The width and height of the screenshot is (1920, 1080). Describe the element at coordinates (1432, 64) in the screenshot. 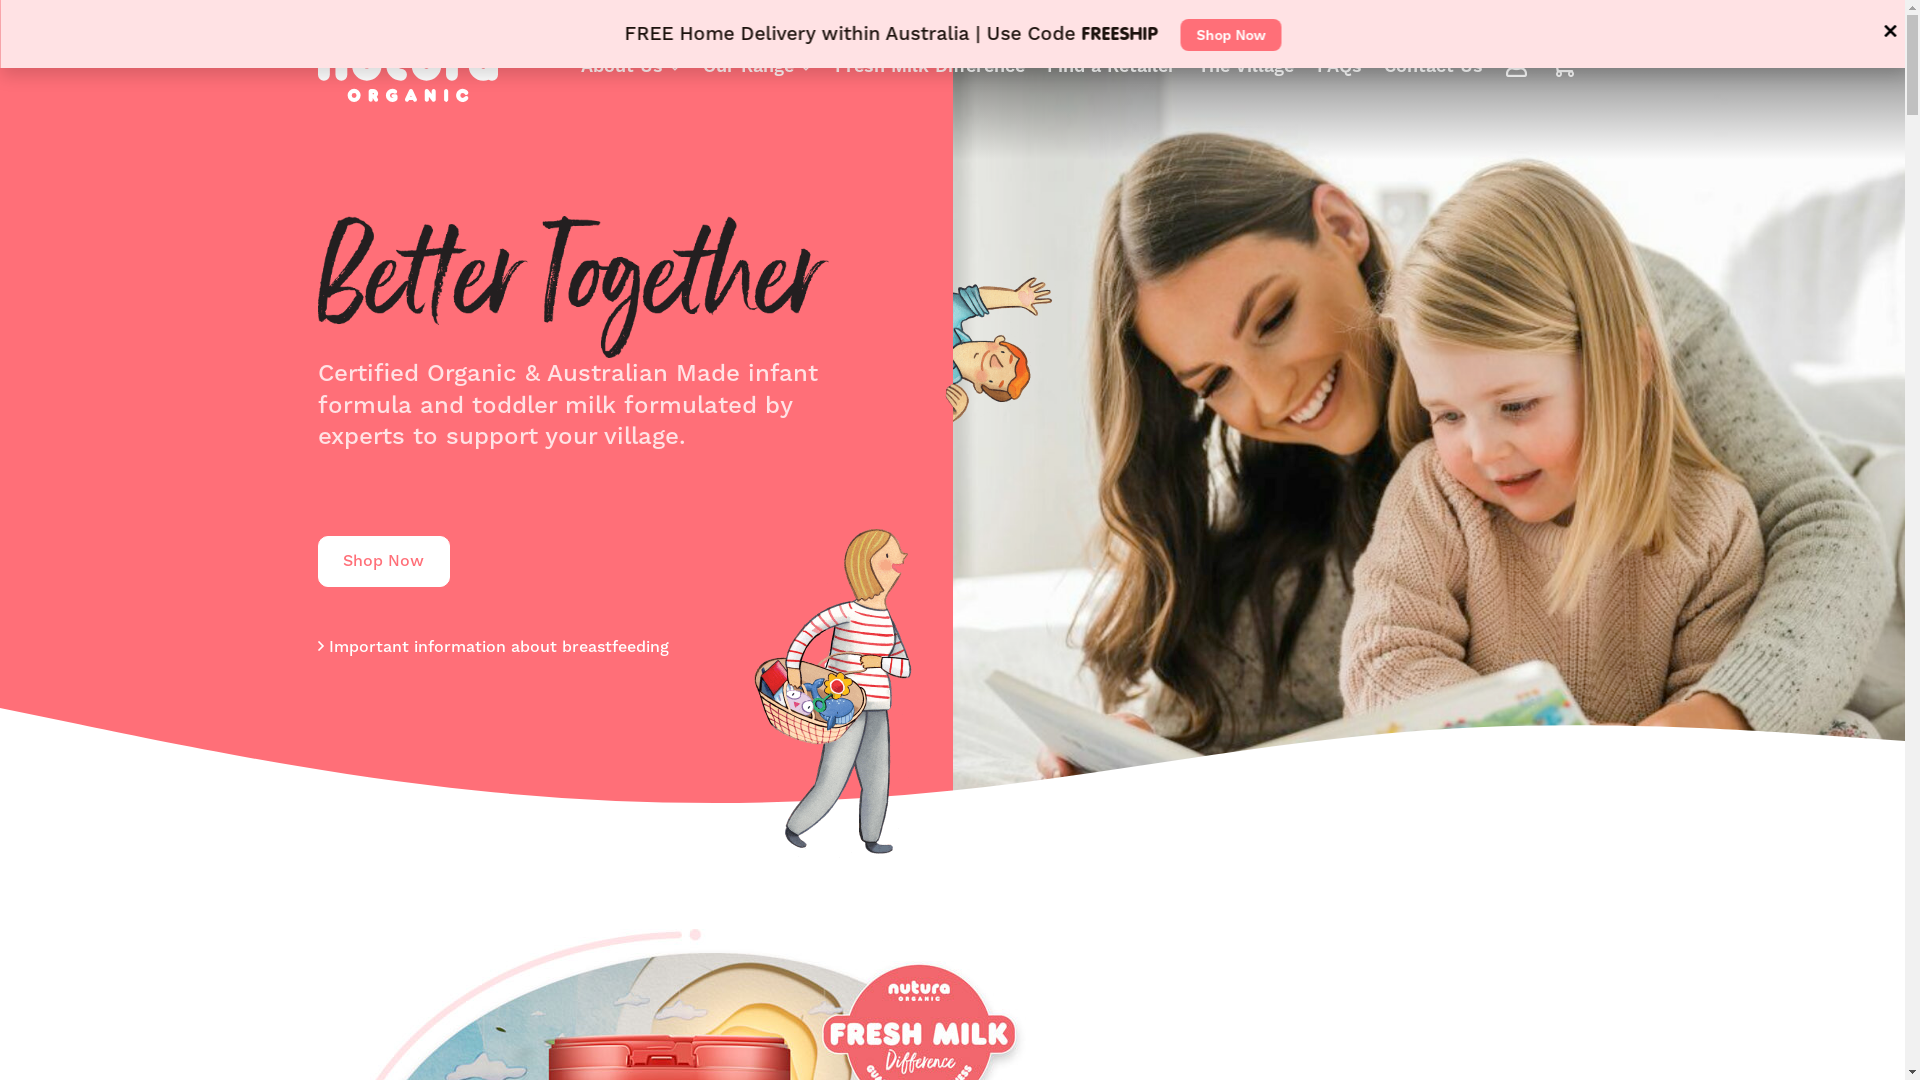

I see `'Contact Us'` at that location.